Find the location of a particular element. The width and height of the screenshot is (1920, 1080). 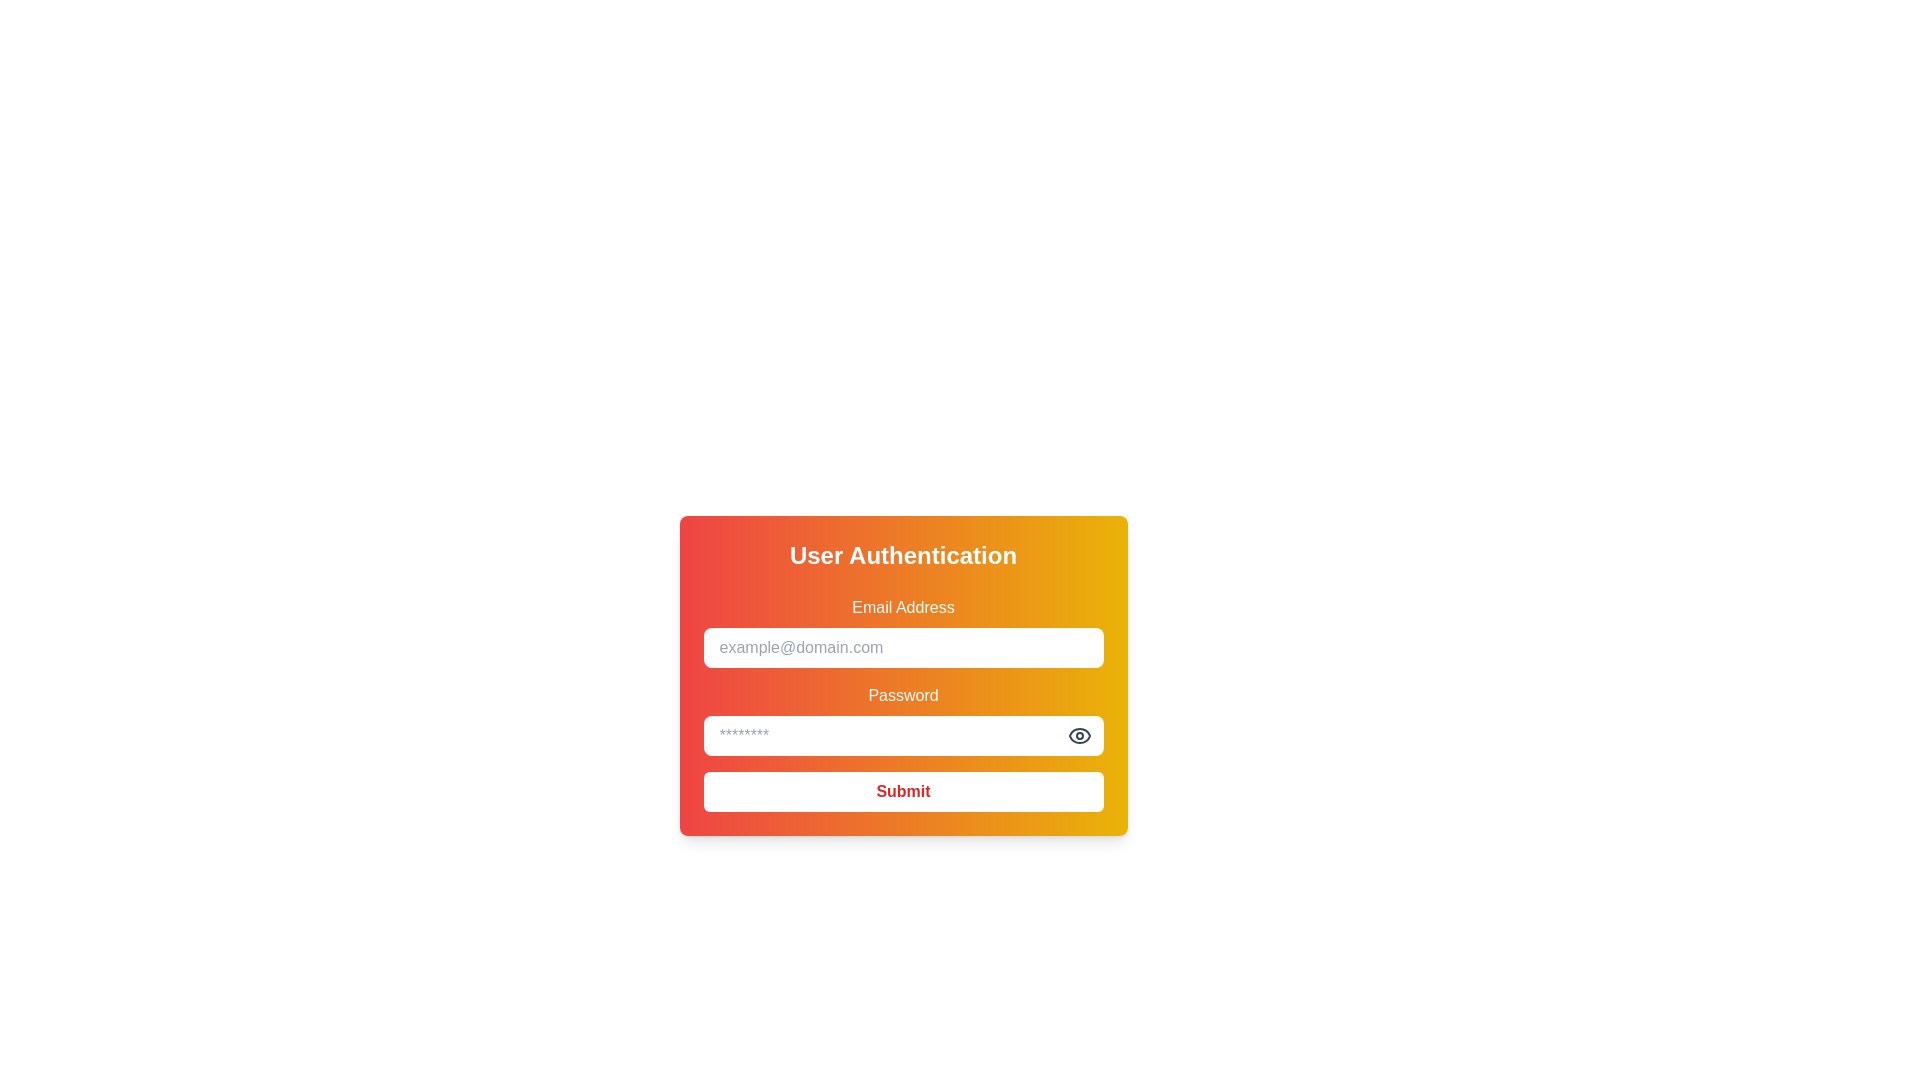

the second label in the form that indicates the purpose of the adjacent password input box for potential additional information is located at coordinates (902, 694).